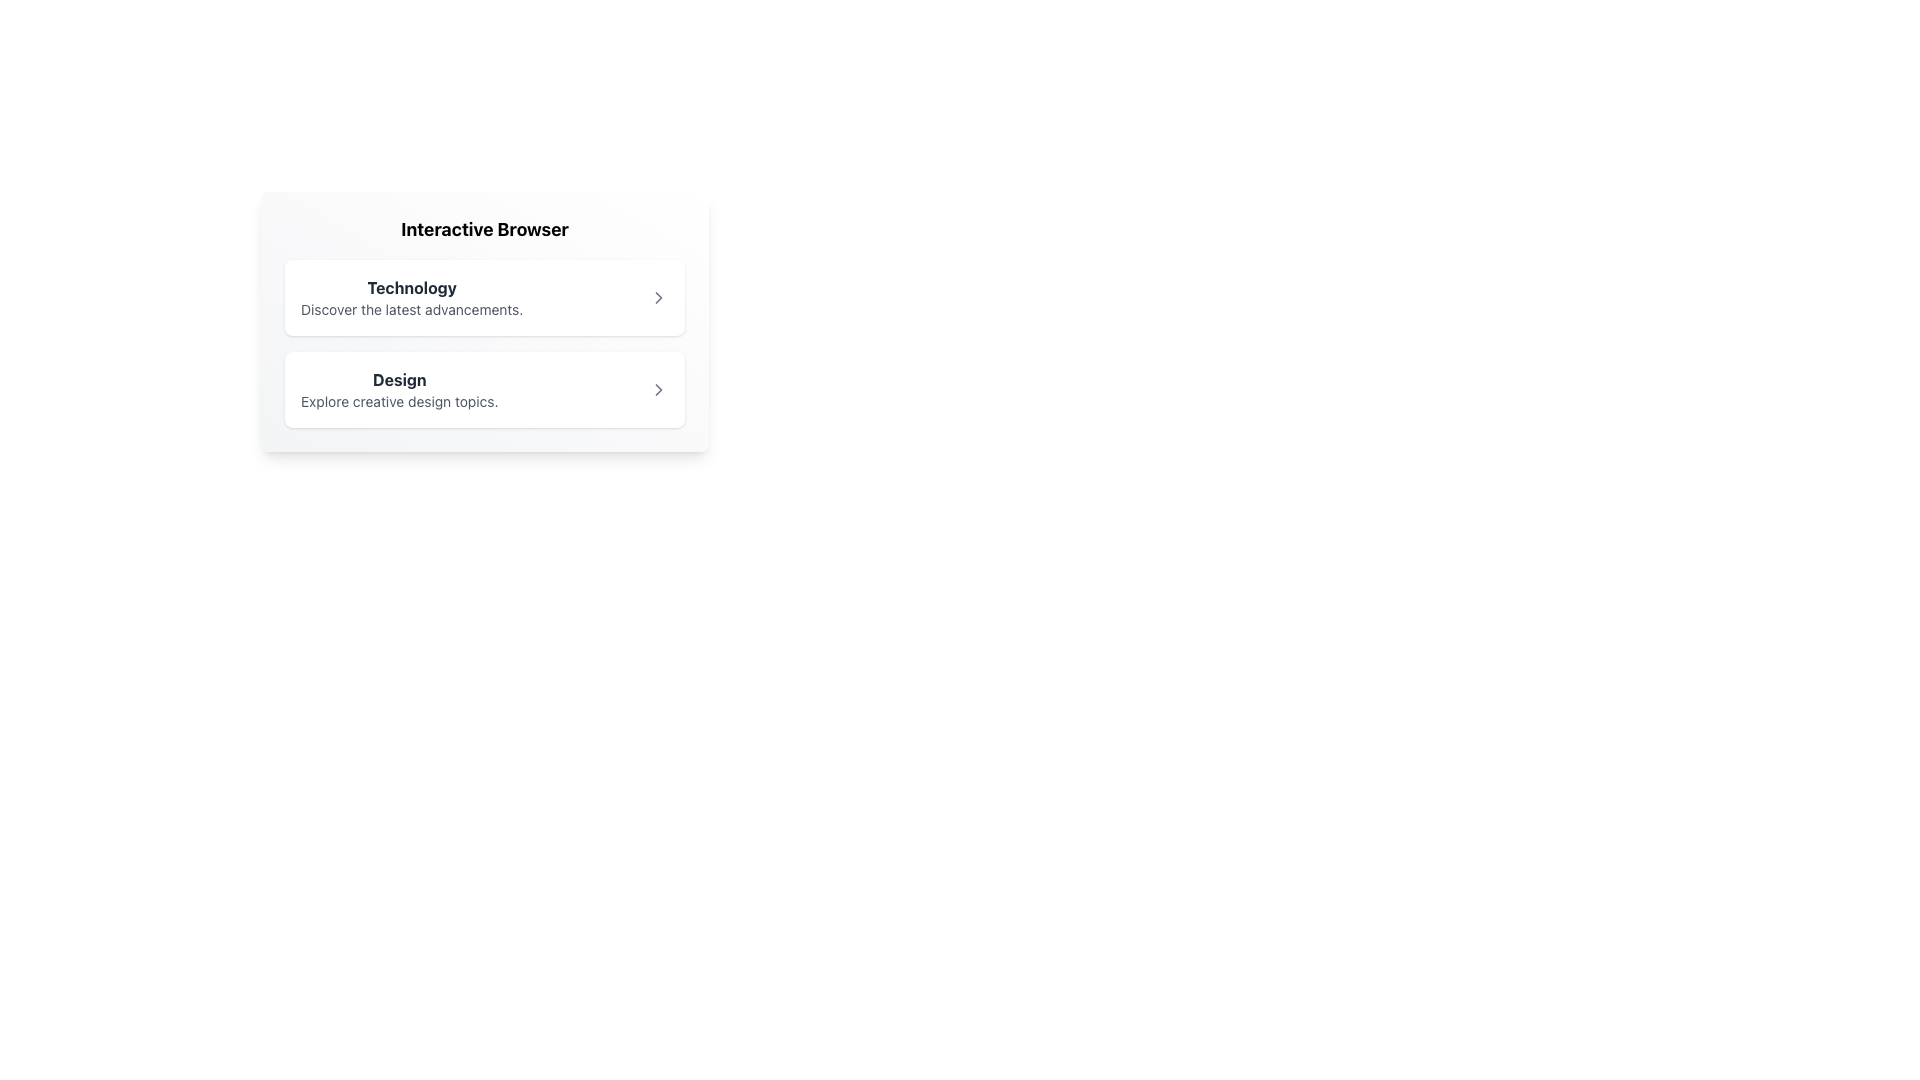 This screenshot has height=1080, width=1920. Describe the element at coordinates (658, 389) in the screenshot. I see `the rightward-pointing chevron icon located at the end of the row labeled 'Design Explore creative design topics.'` at that location.